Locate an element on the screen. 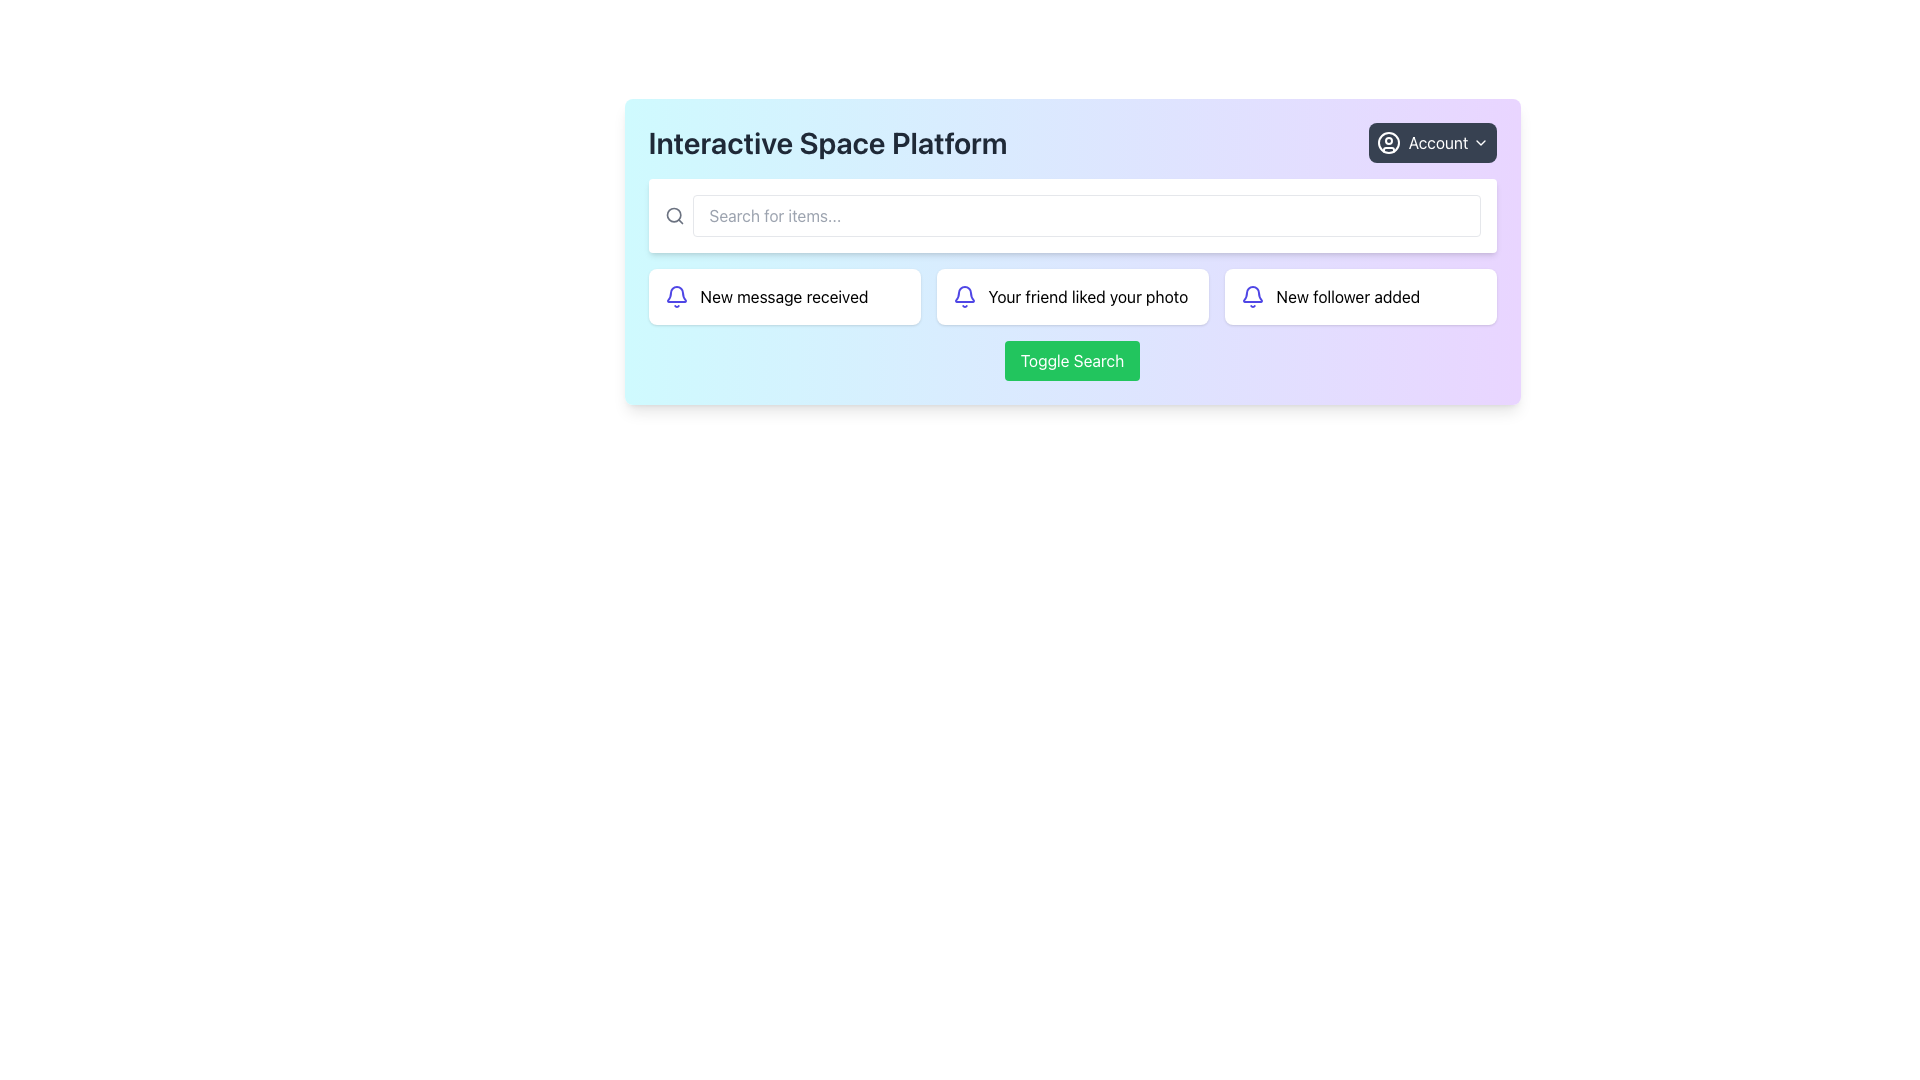 This screenshot has height=1080, width=1920. the notification message text label located to the right of the bell icon within the notification card in the second row of the interface, just below the search bar is located at coordinates (783, 297).